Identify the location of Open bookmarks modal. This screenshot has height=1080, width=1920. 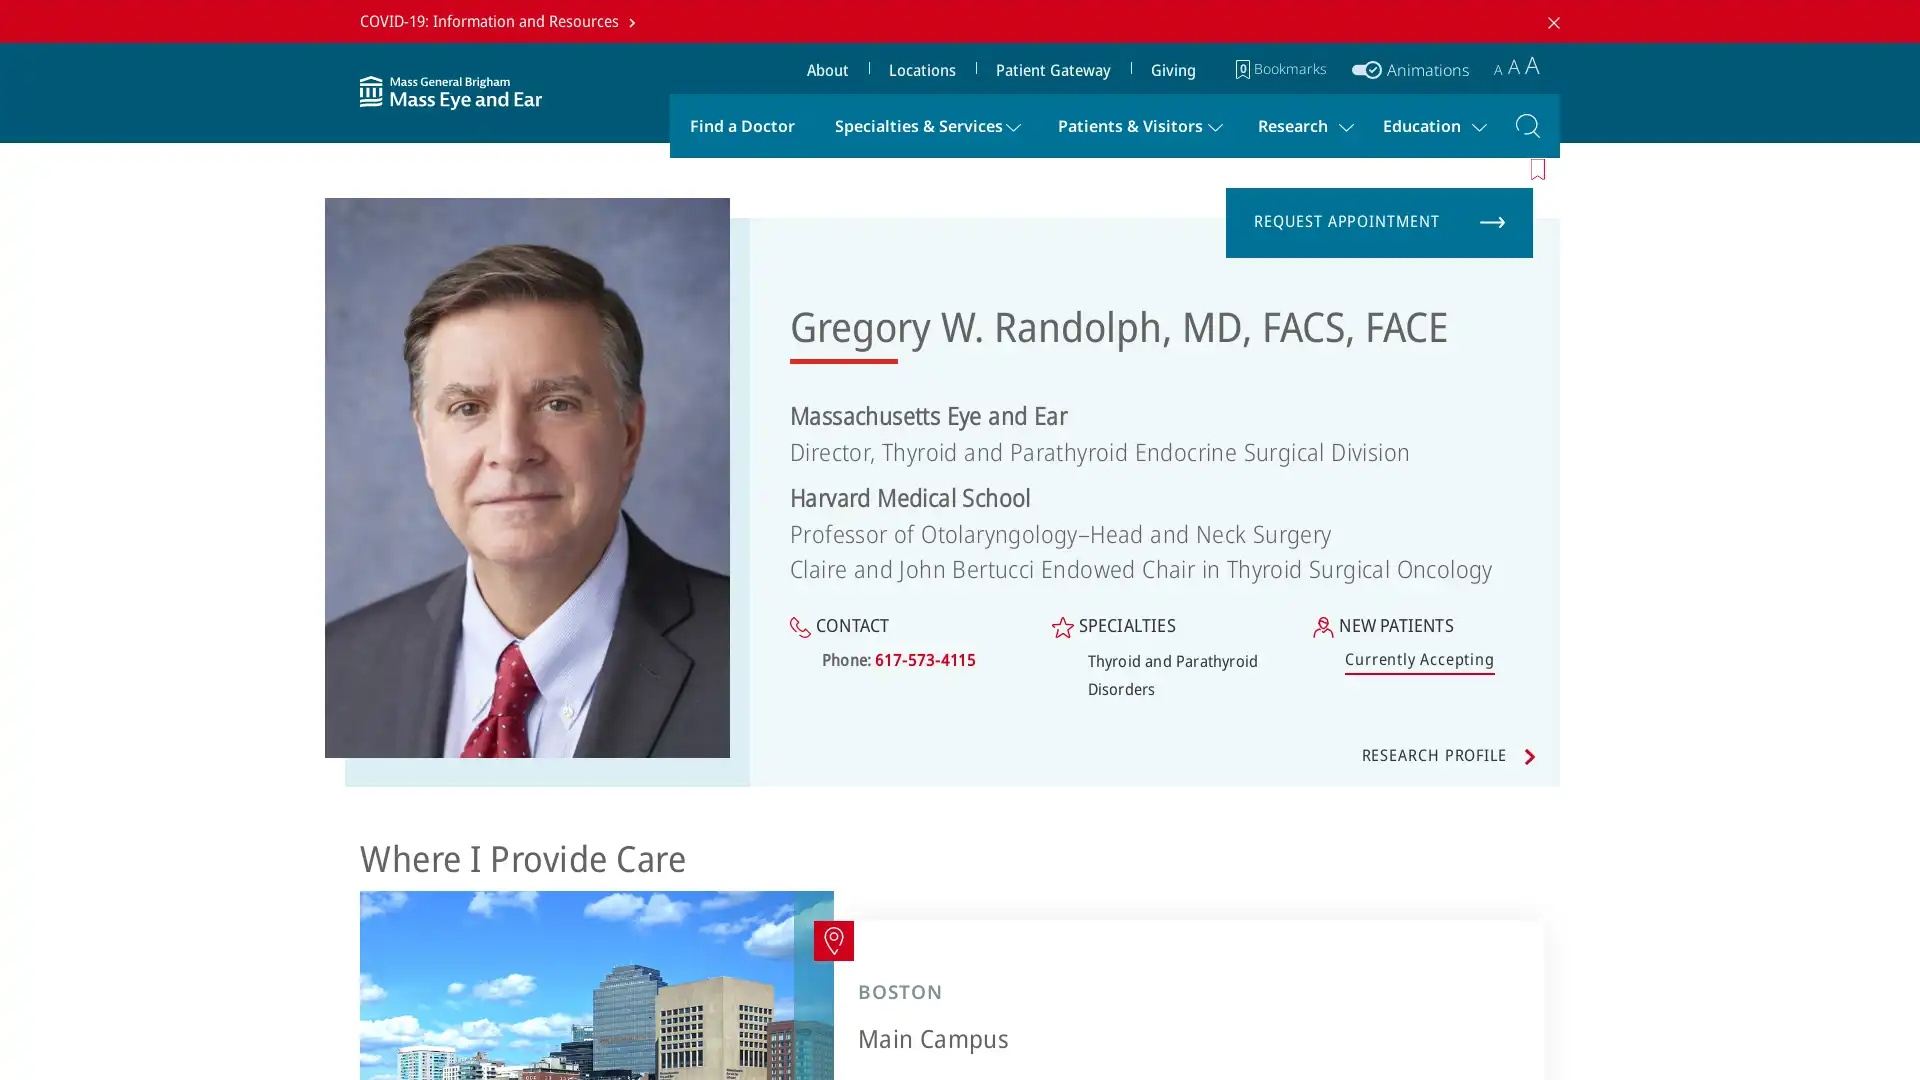
(1281, 67).